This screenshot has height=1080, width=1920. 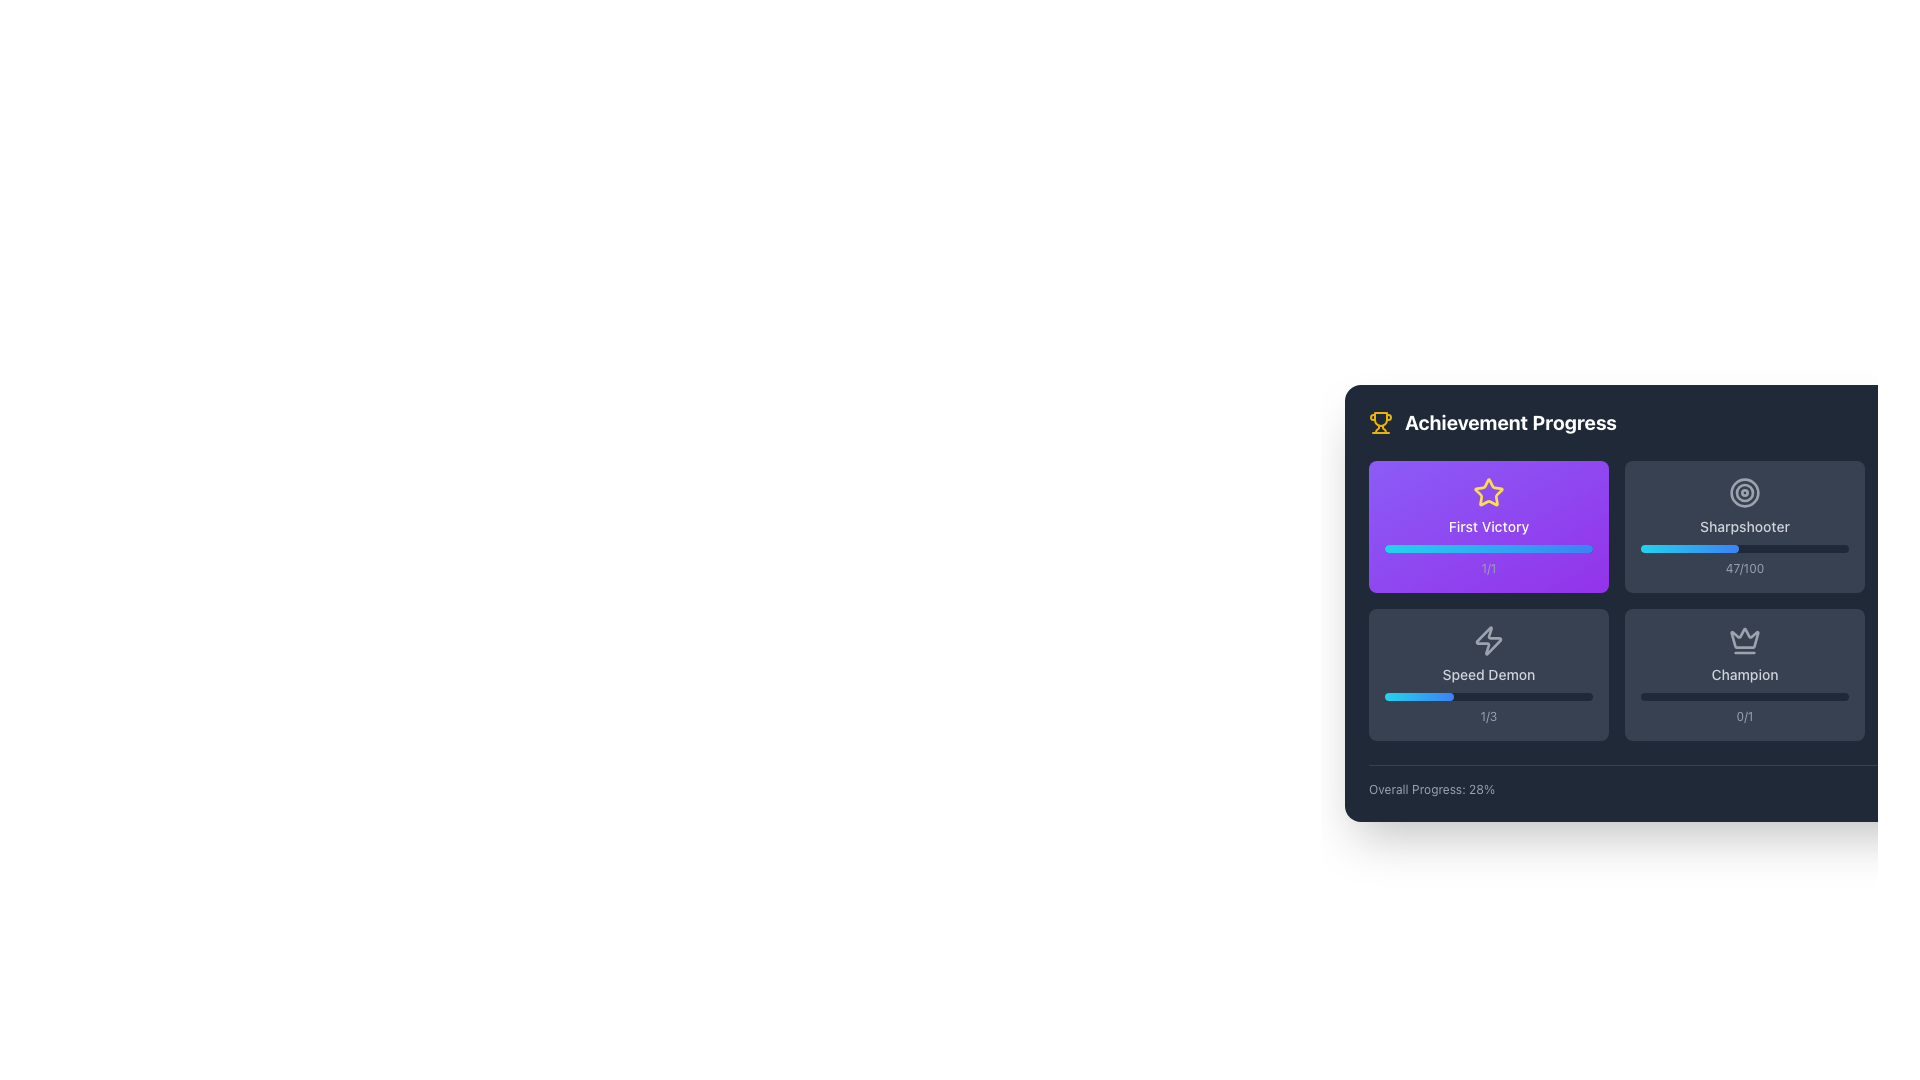 What do you see at coordinates (1744, 696) in the screenshot?
I see `the horizontal progress bar indicating the 'Champion' achievement progress, which is currently at 0%, located in the right column of the bottom row under 'Achievement Progress'` at bounding box center [1744, 696].